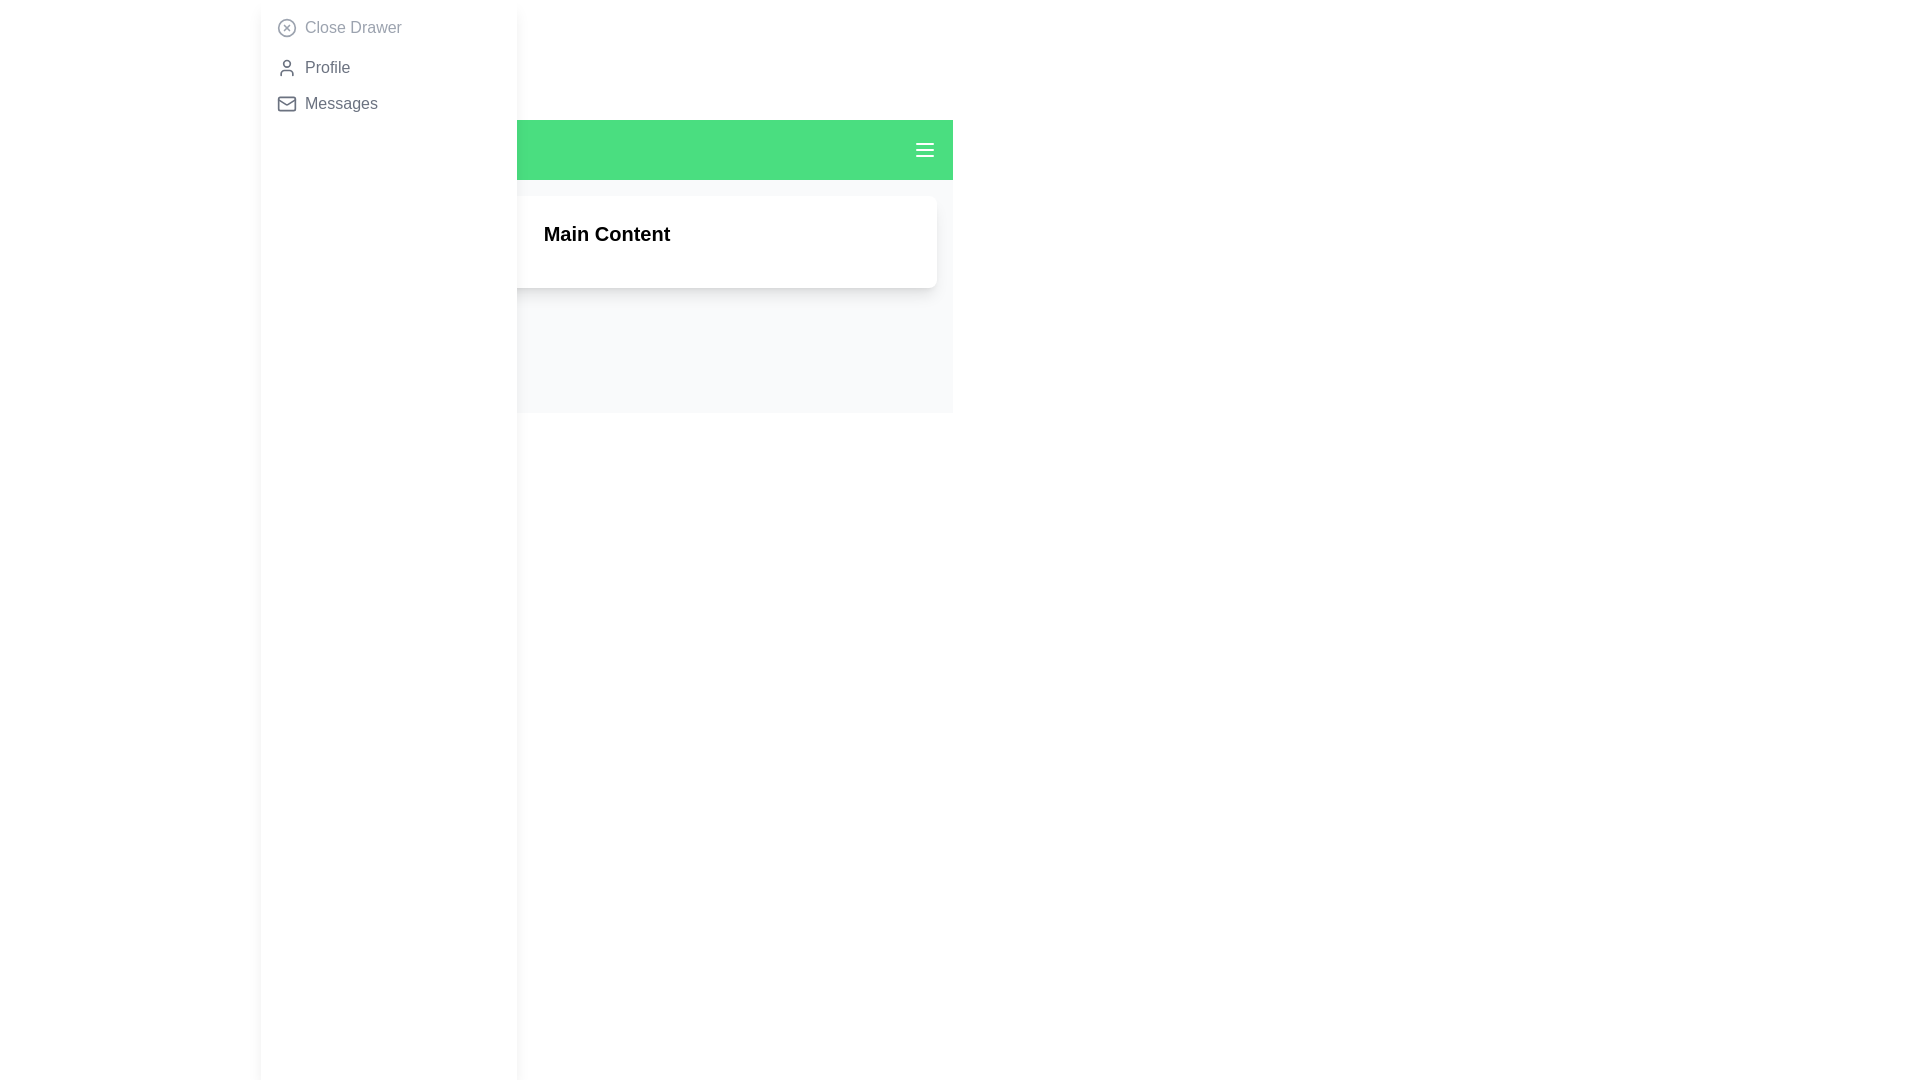  I want to click on the person silhouette icon, so click(286, 67).